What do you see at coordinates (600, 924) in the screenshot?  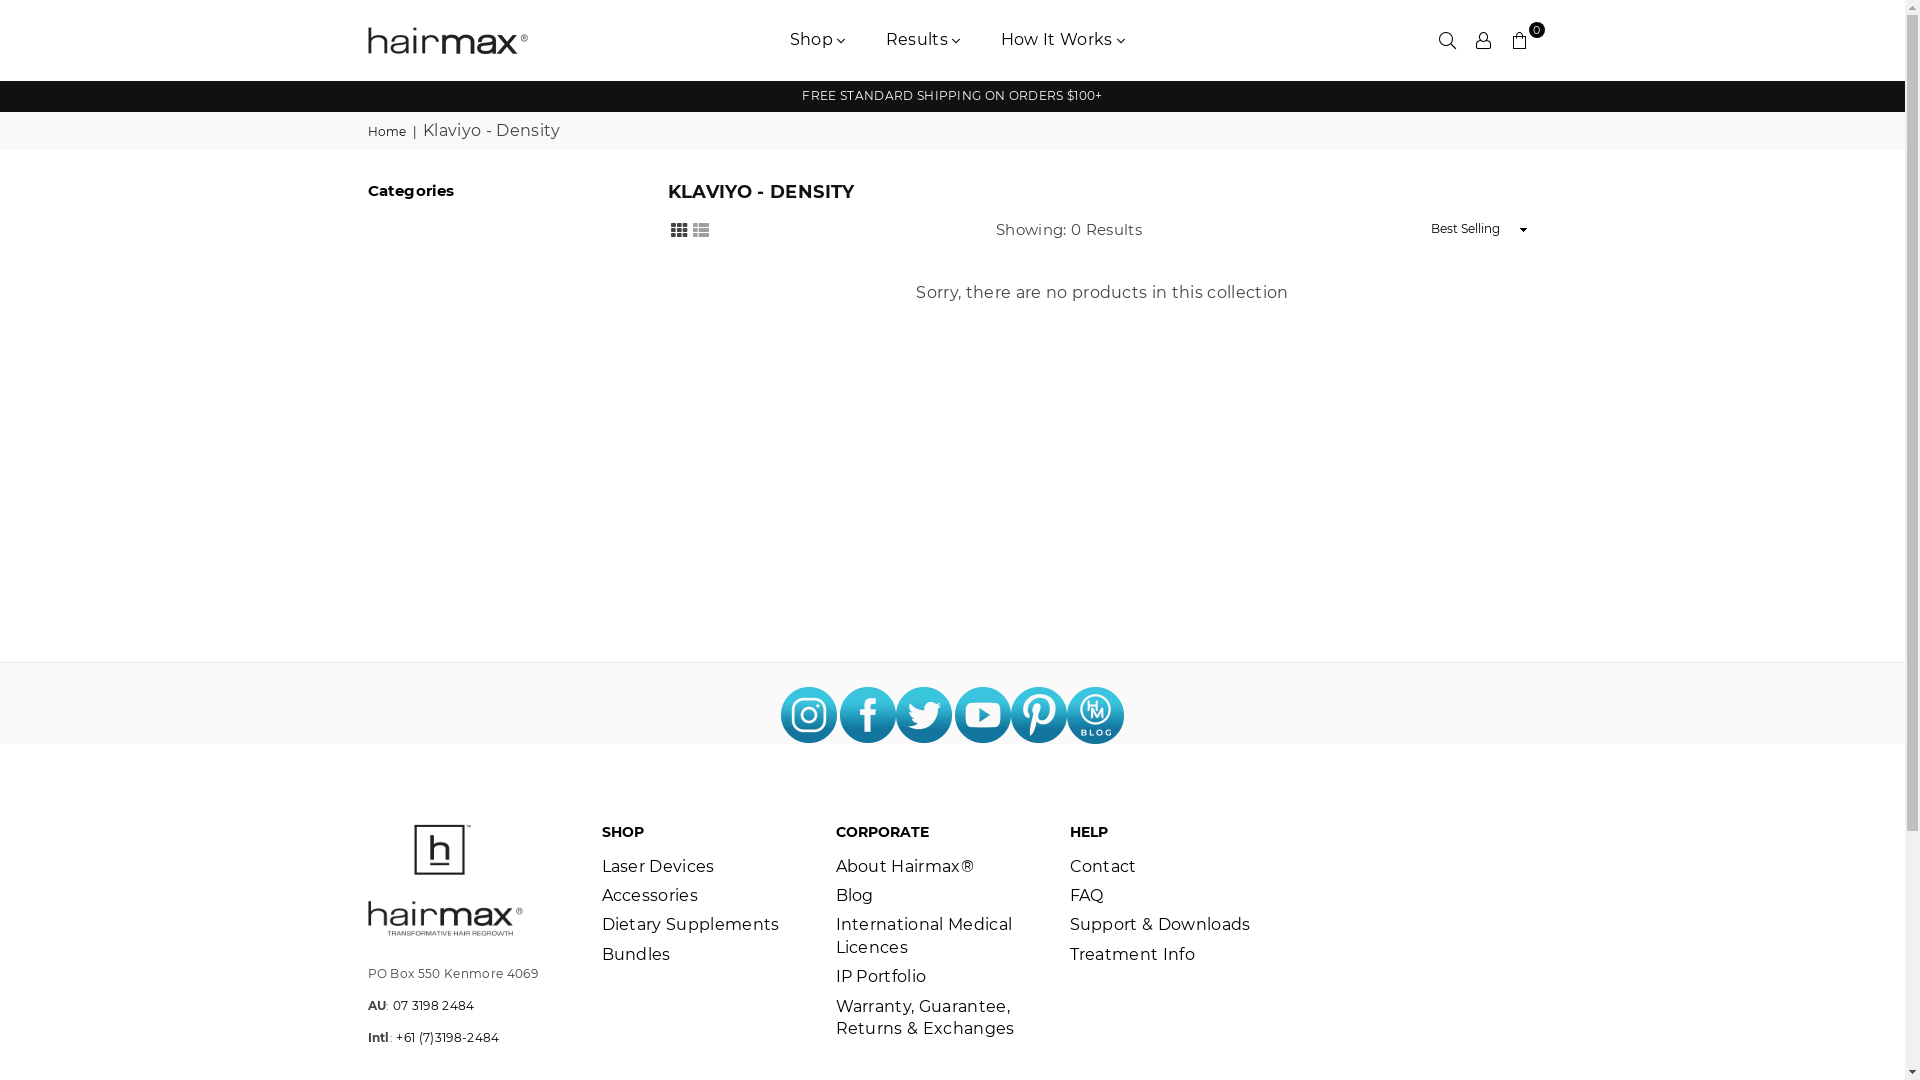 I see `'Dietary Supplements'` at bounding box center [600, 924].